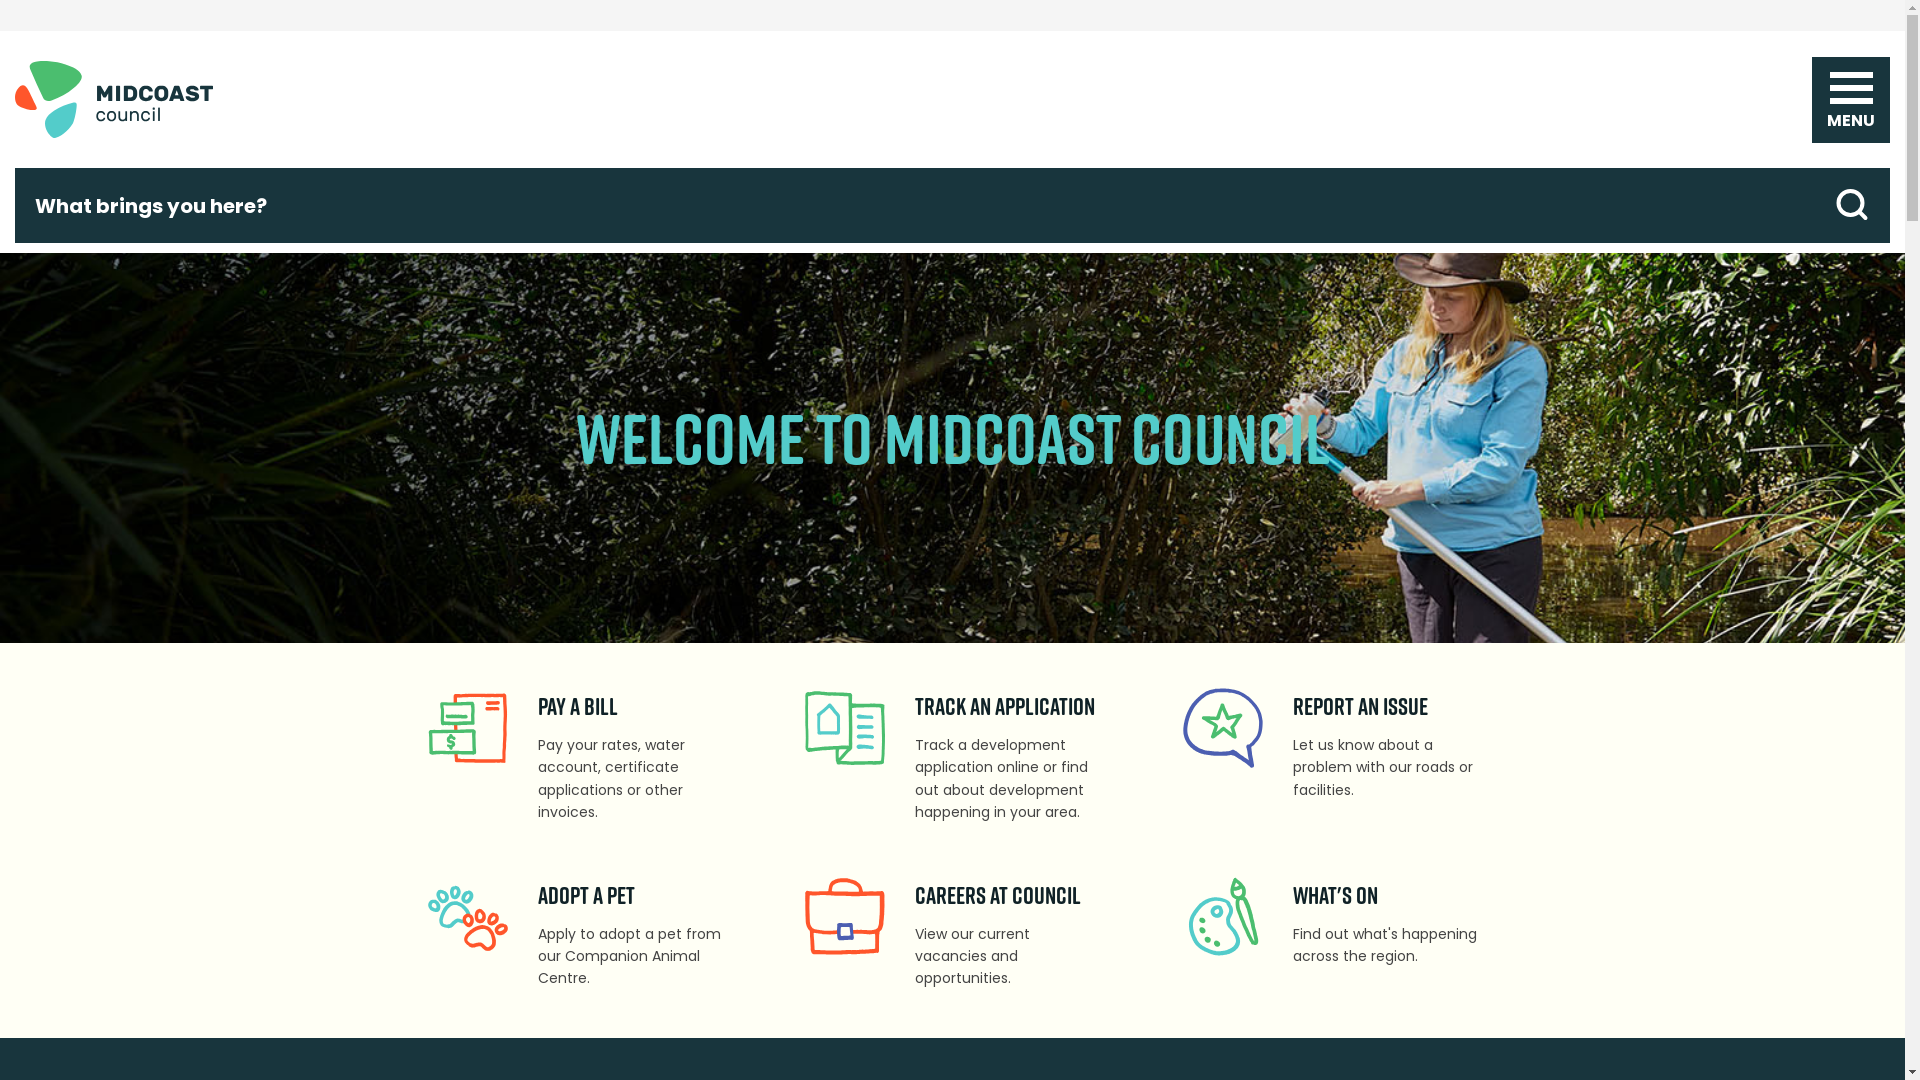 The width and height of the screenshot is (1920, 1080). Describe the element at coordinates (1851, 205) in the screenshot. I see `'Search'` at that location.